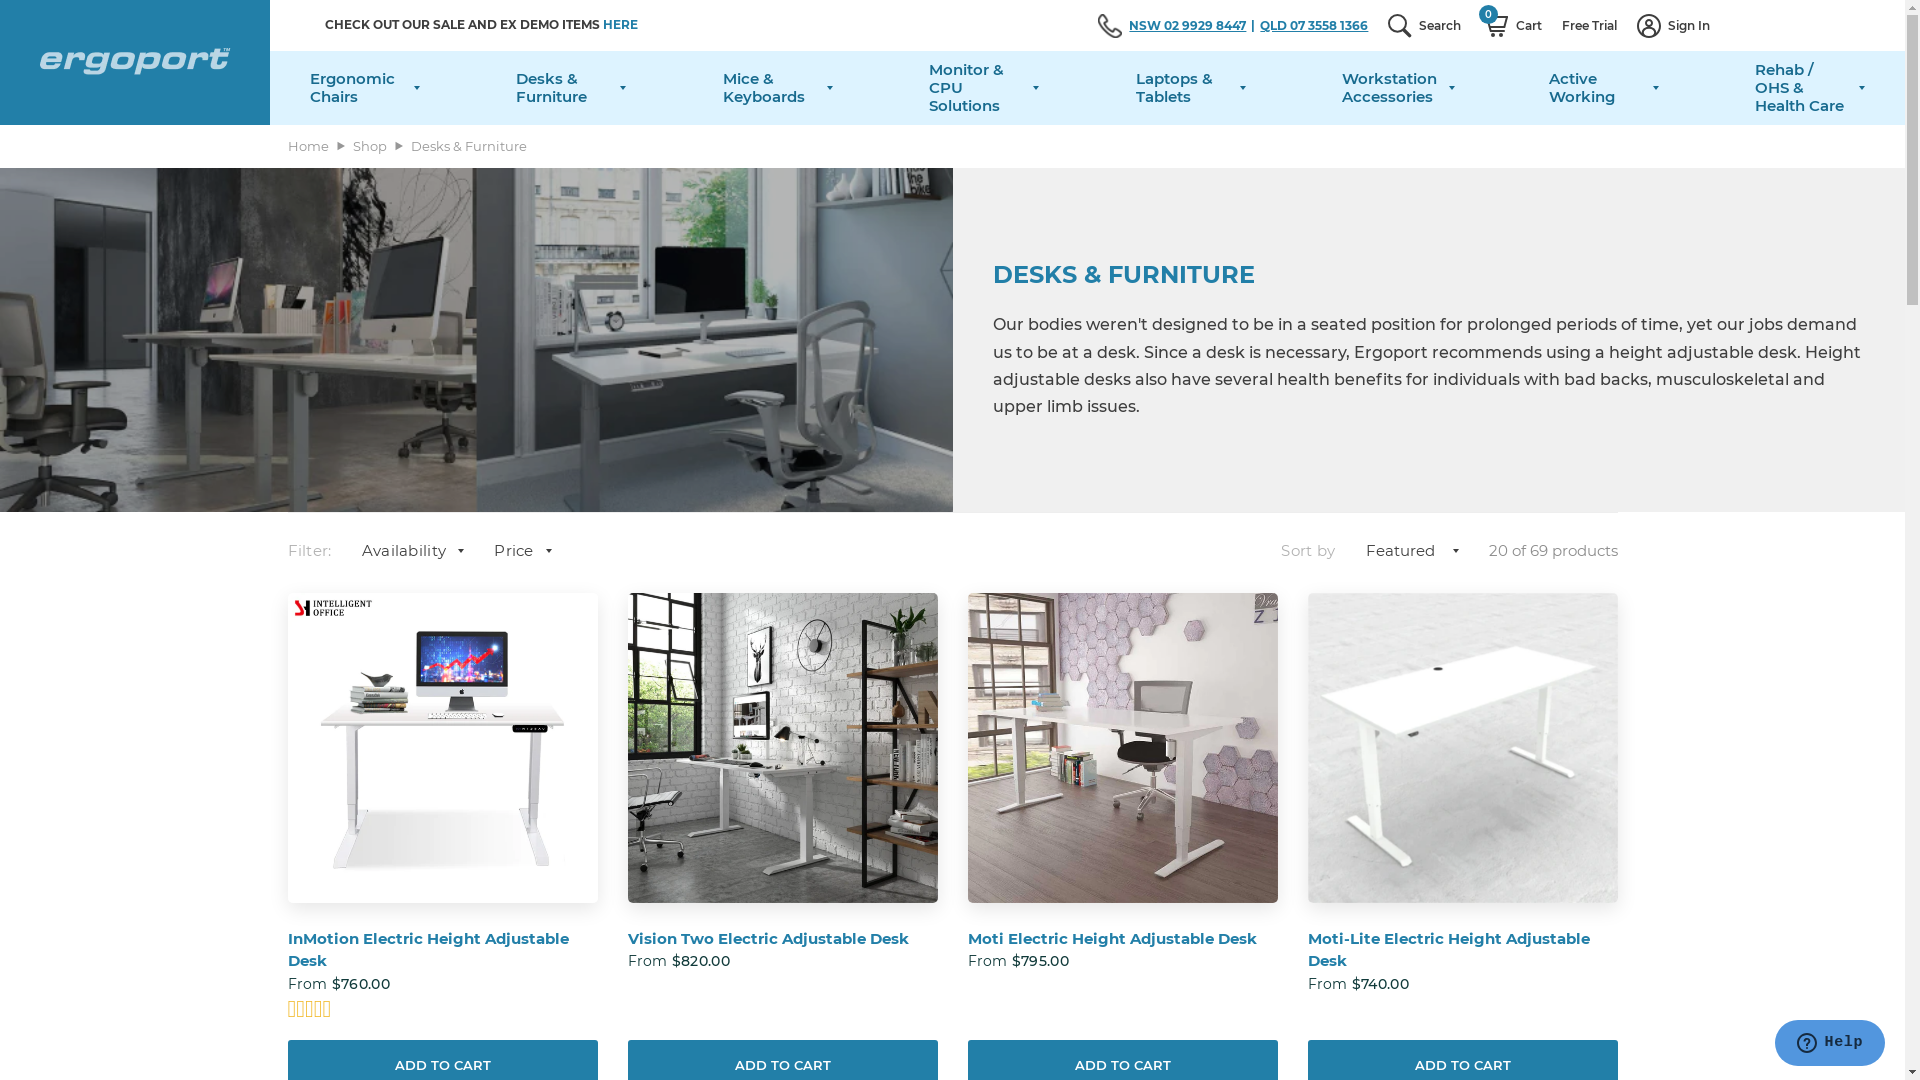  I want to click on 'Free Trial', so click(1550, 25).